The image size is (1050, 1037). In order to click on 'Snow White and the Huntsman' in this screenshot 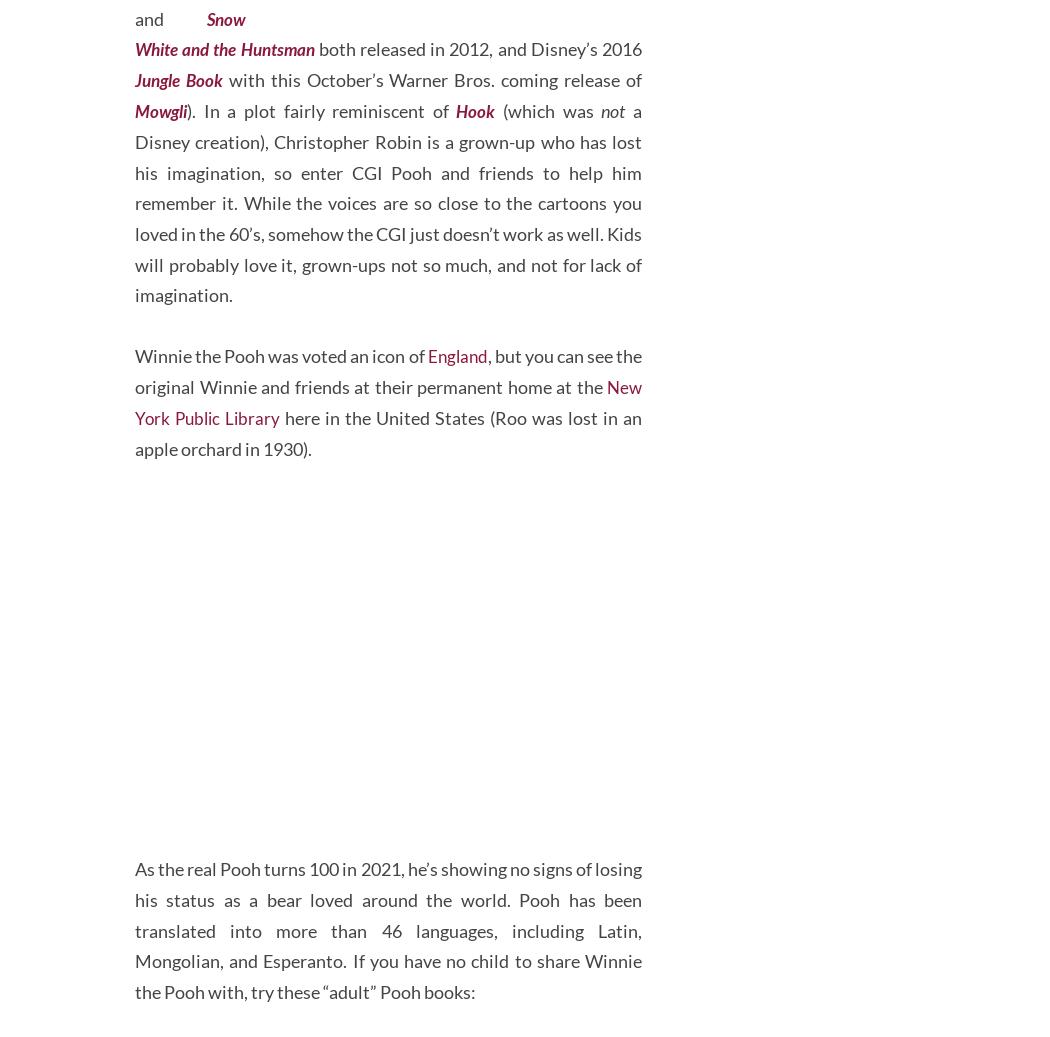, I will do `click(236, 106)`.